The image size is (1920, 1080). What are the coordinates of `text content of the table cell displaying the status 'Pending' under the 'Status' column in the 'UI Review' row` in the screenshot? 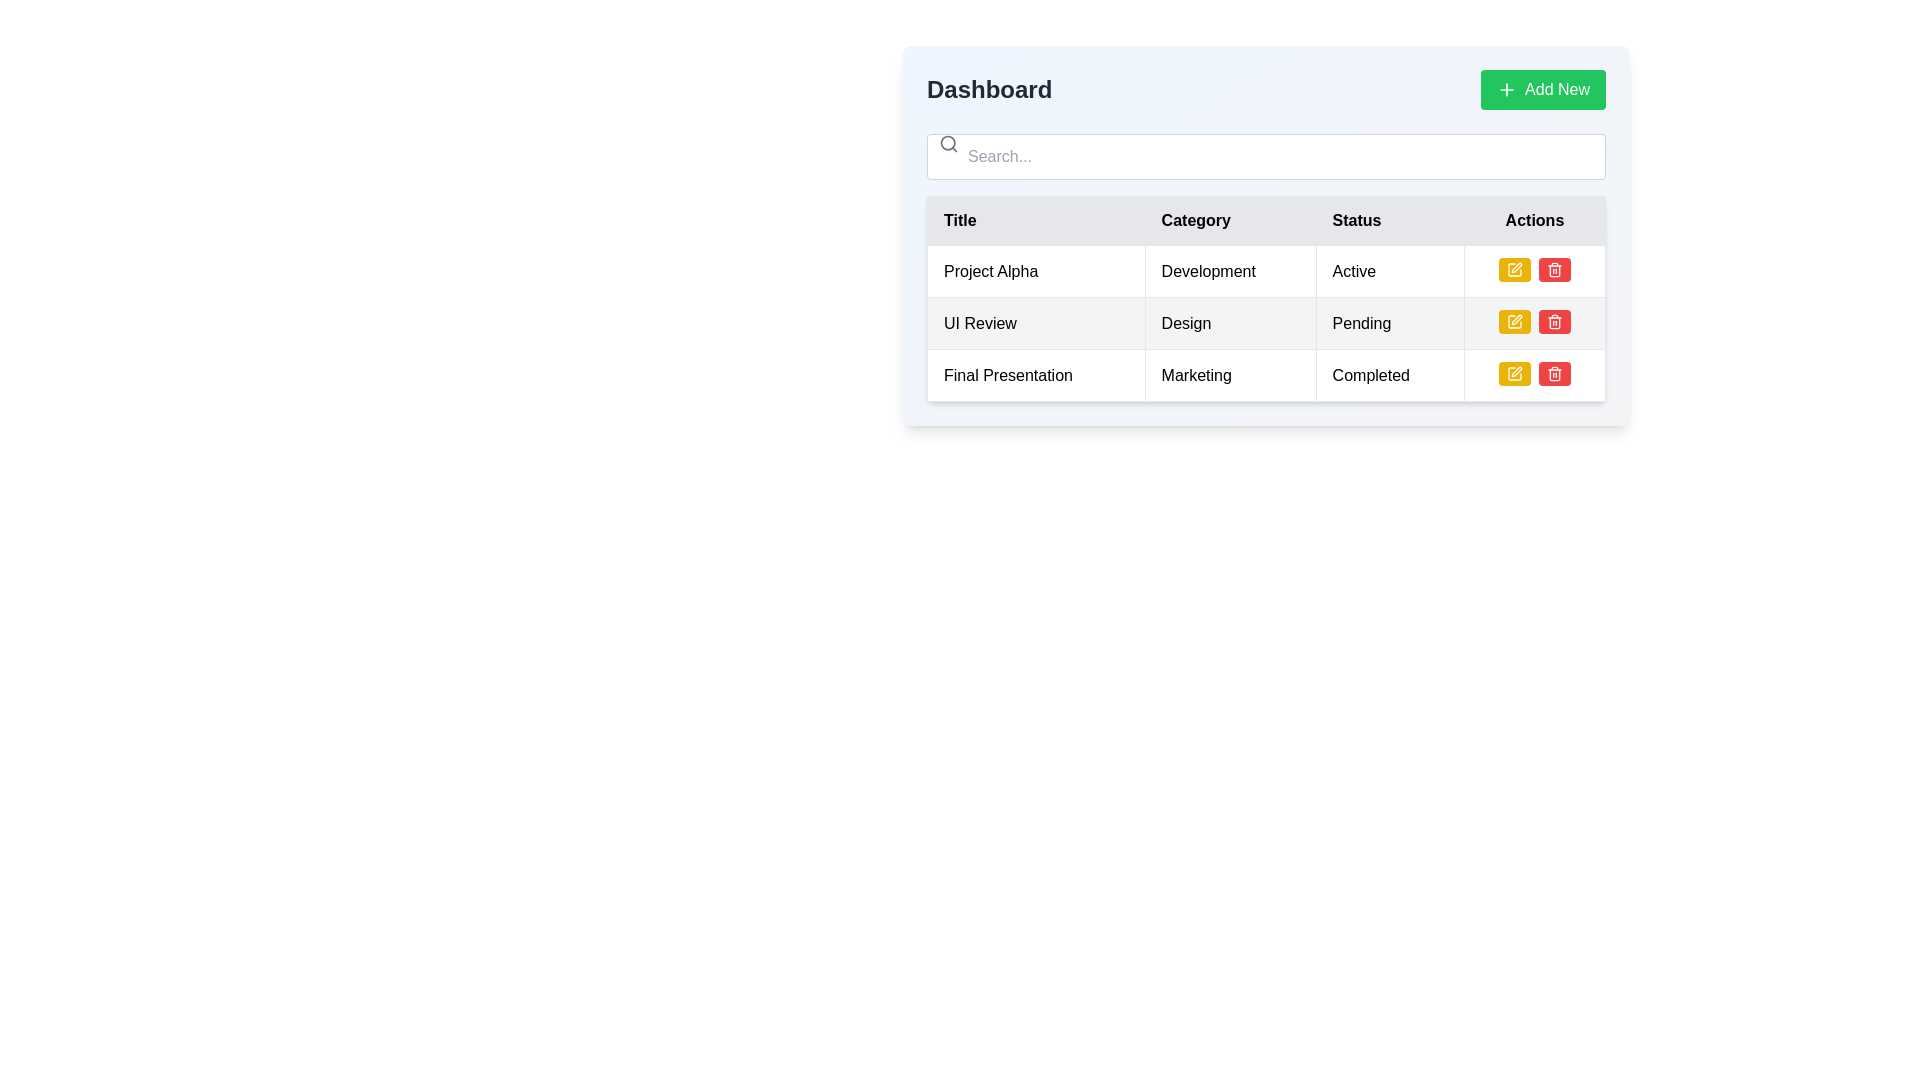 It's located at (1389, 322).